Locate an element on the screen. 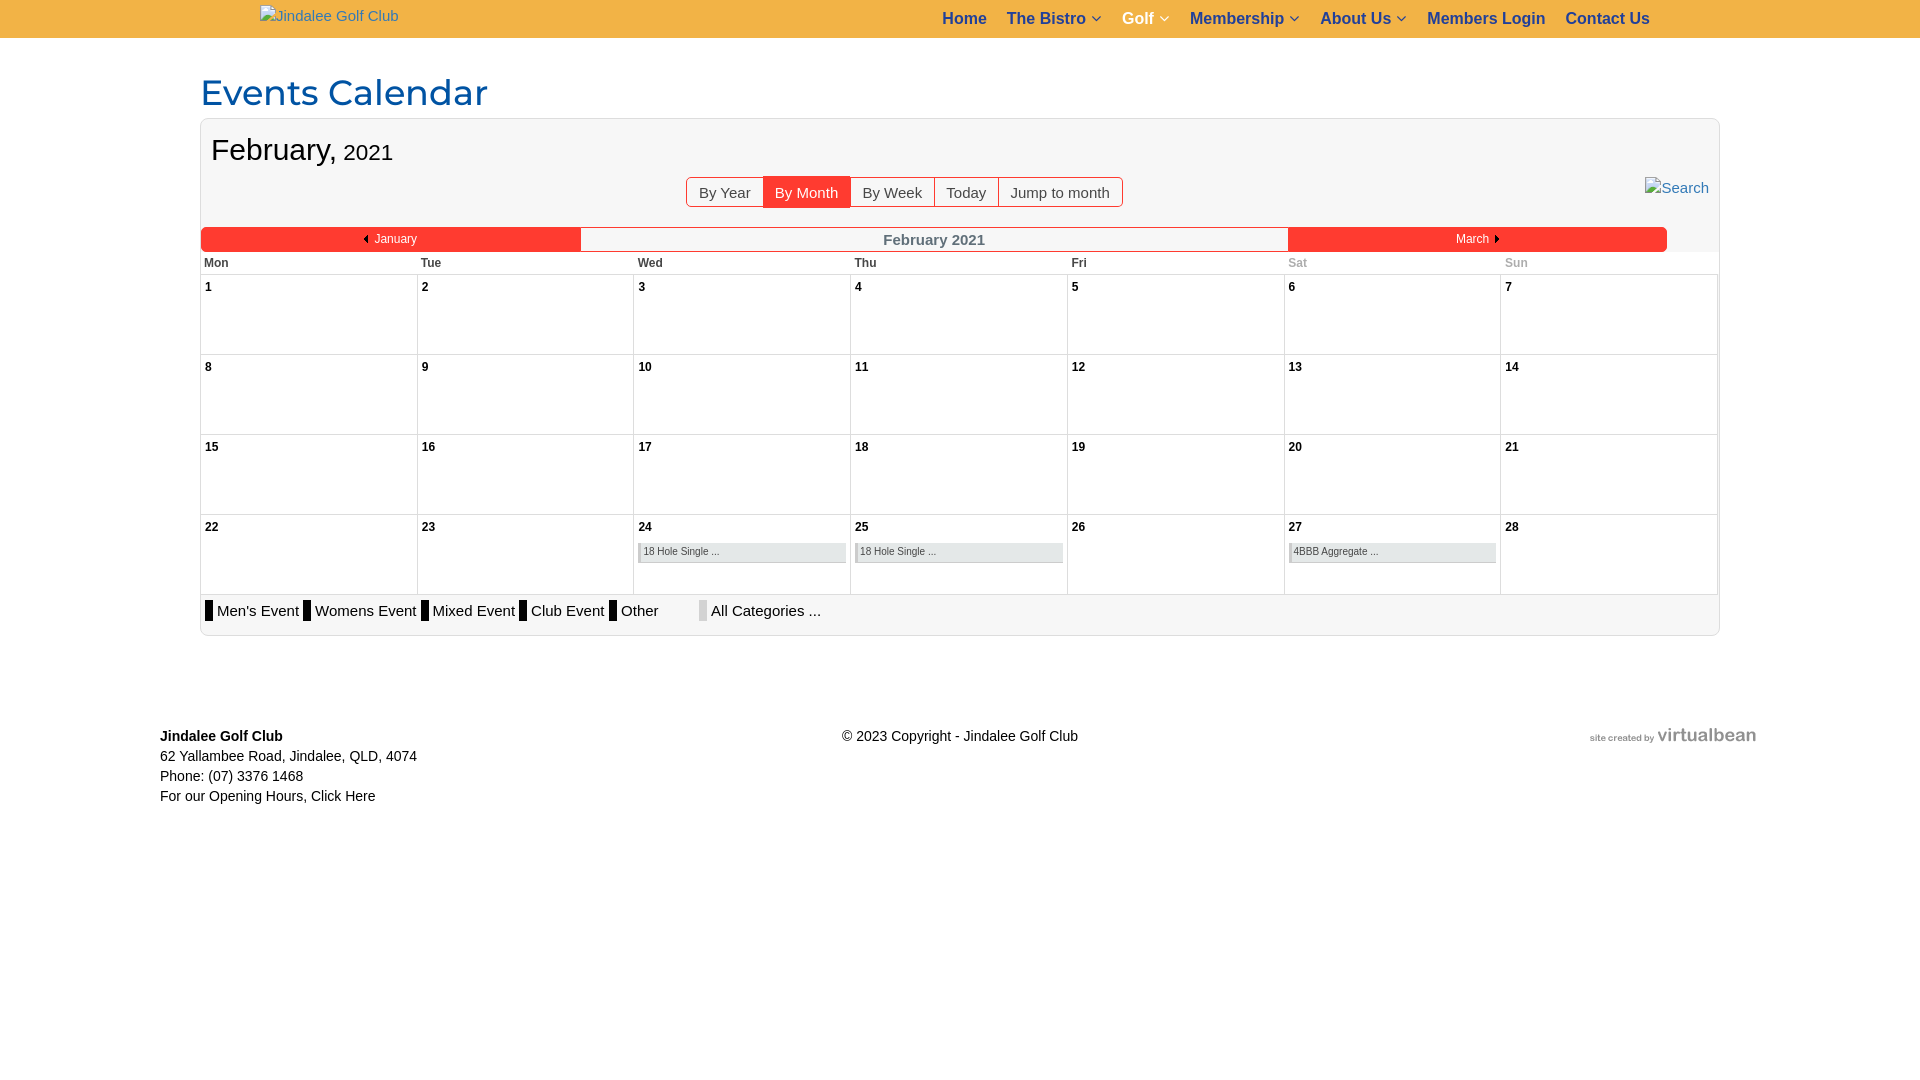 This screenshot has height=1080, width=1920. '23' is located at coordinates (427, 526).